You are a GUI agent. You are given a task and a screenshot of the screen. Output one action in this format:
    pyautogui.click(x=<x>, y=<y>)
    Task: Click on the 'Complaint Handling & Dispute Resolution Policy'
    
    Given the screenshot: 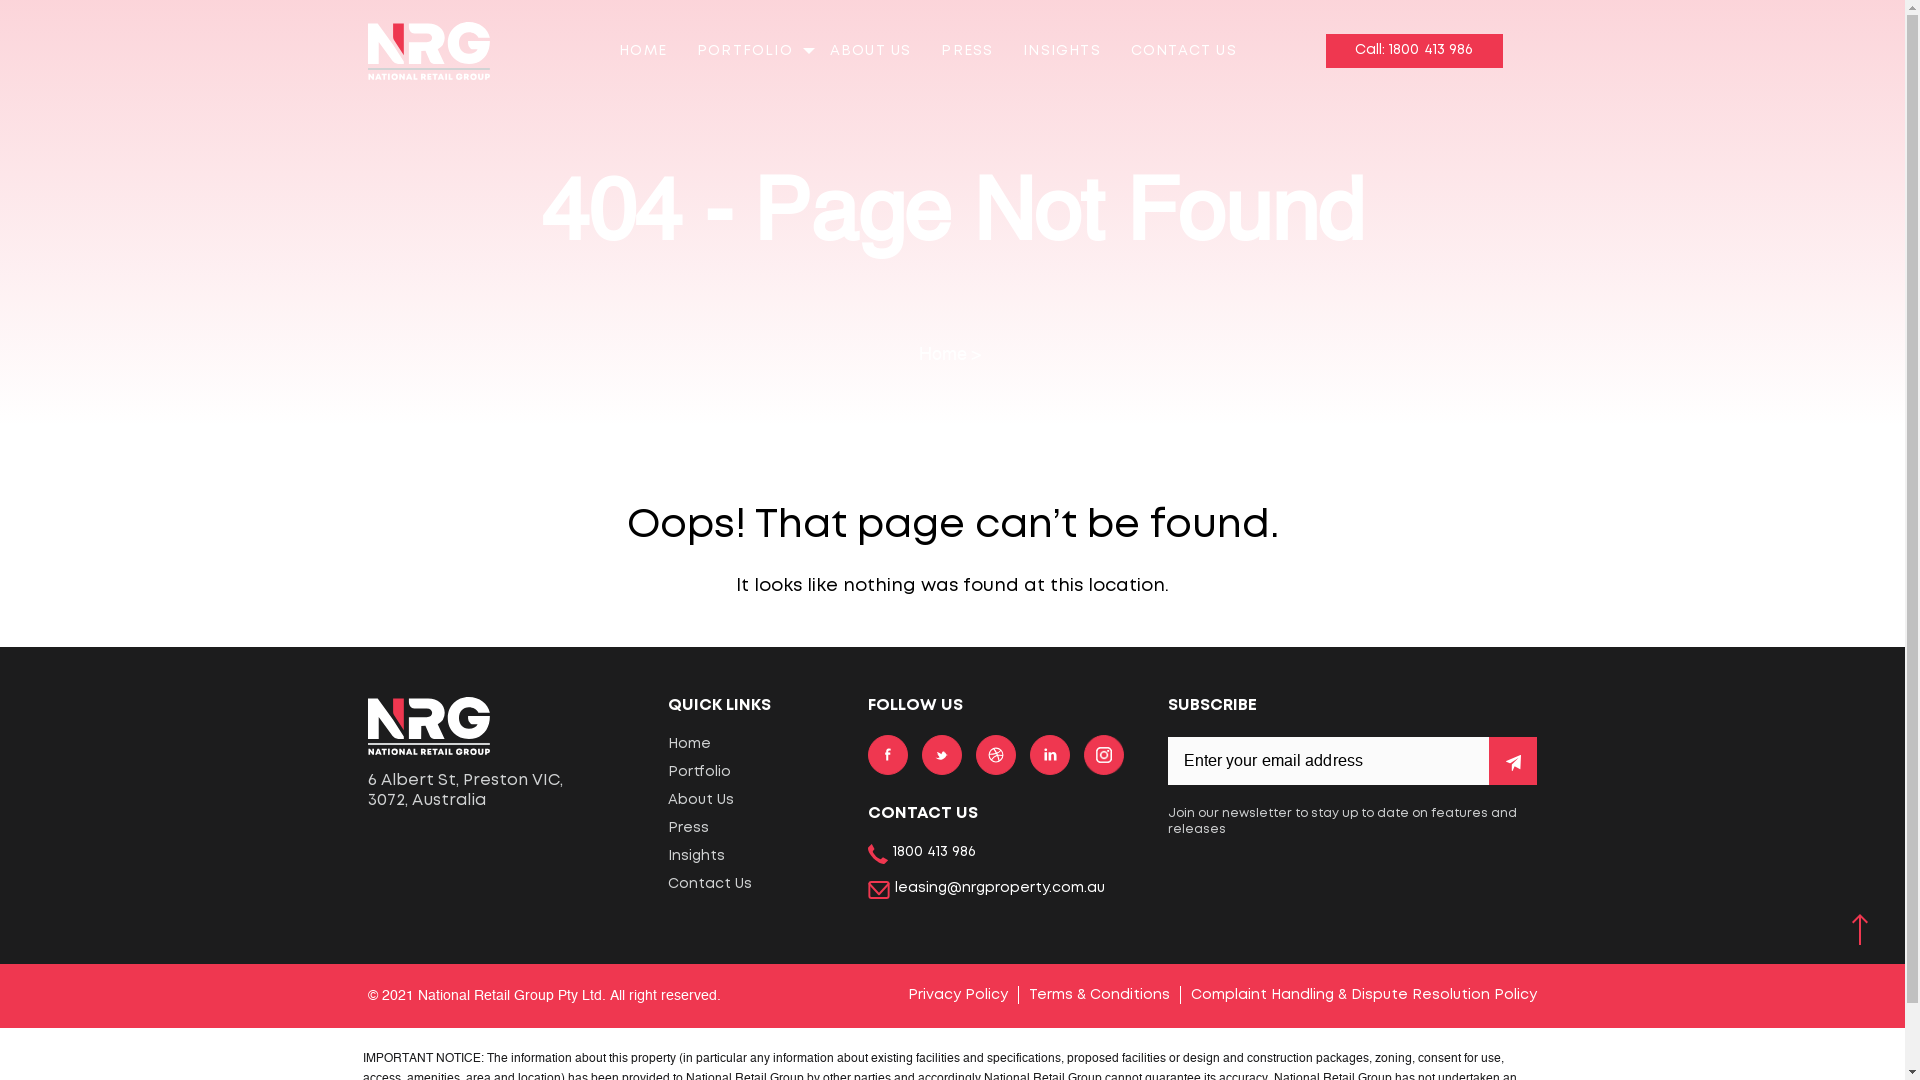 What is the action you would take?
    pyautogui.click(x=1362, y=995)
    